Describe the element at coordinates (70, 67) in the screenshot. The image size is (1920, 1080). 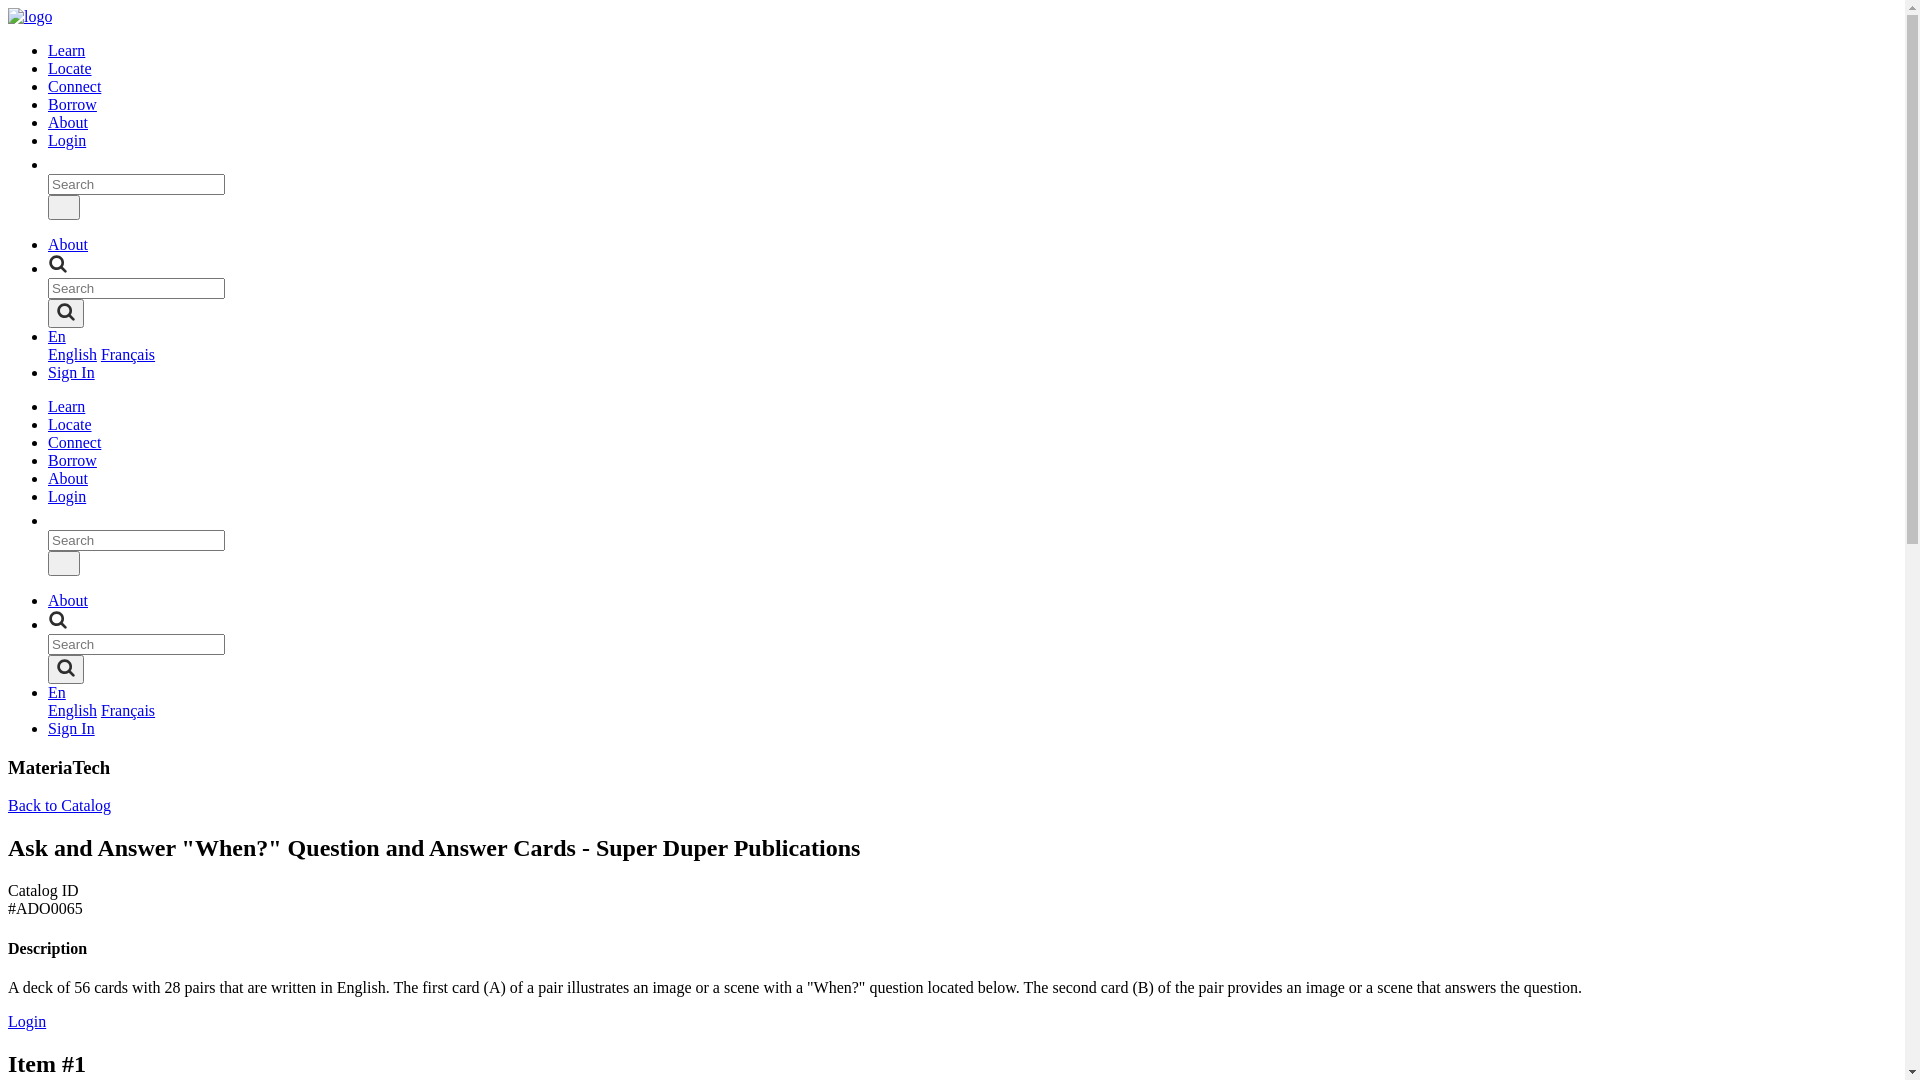
I see `'Locate'` at that location.